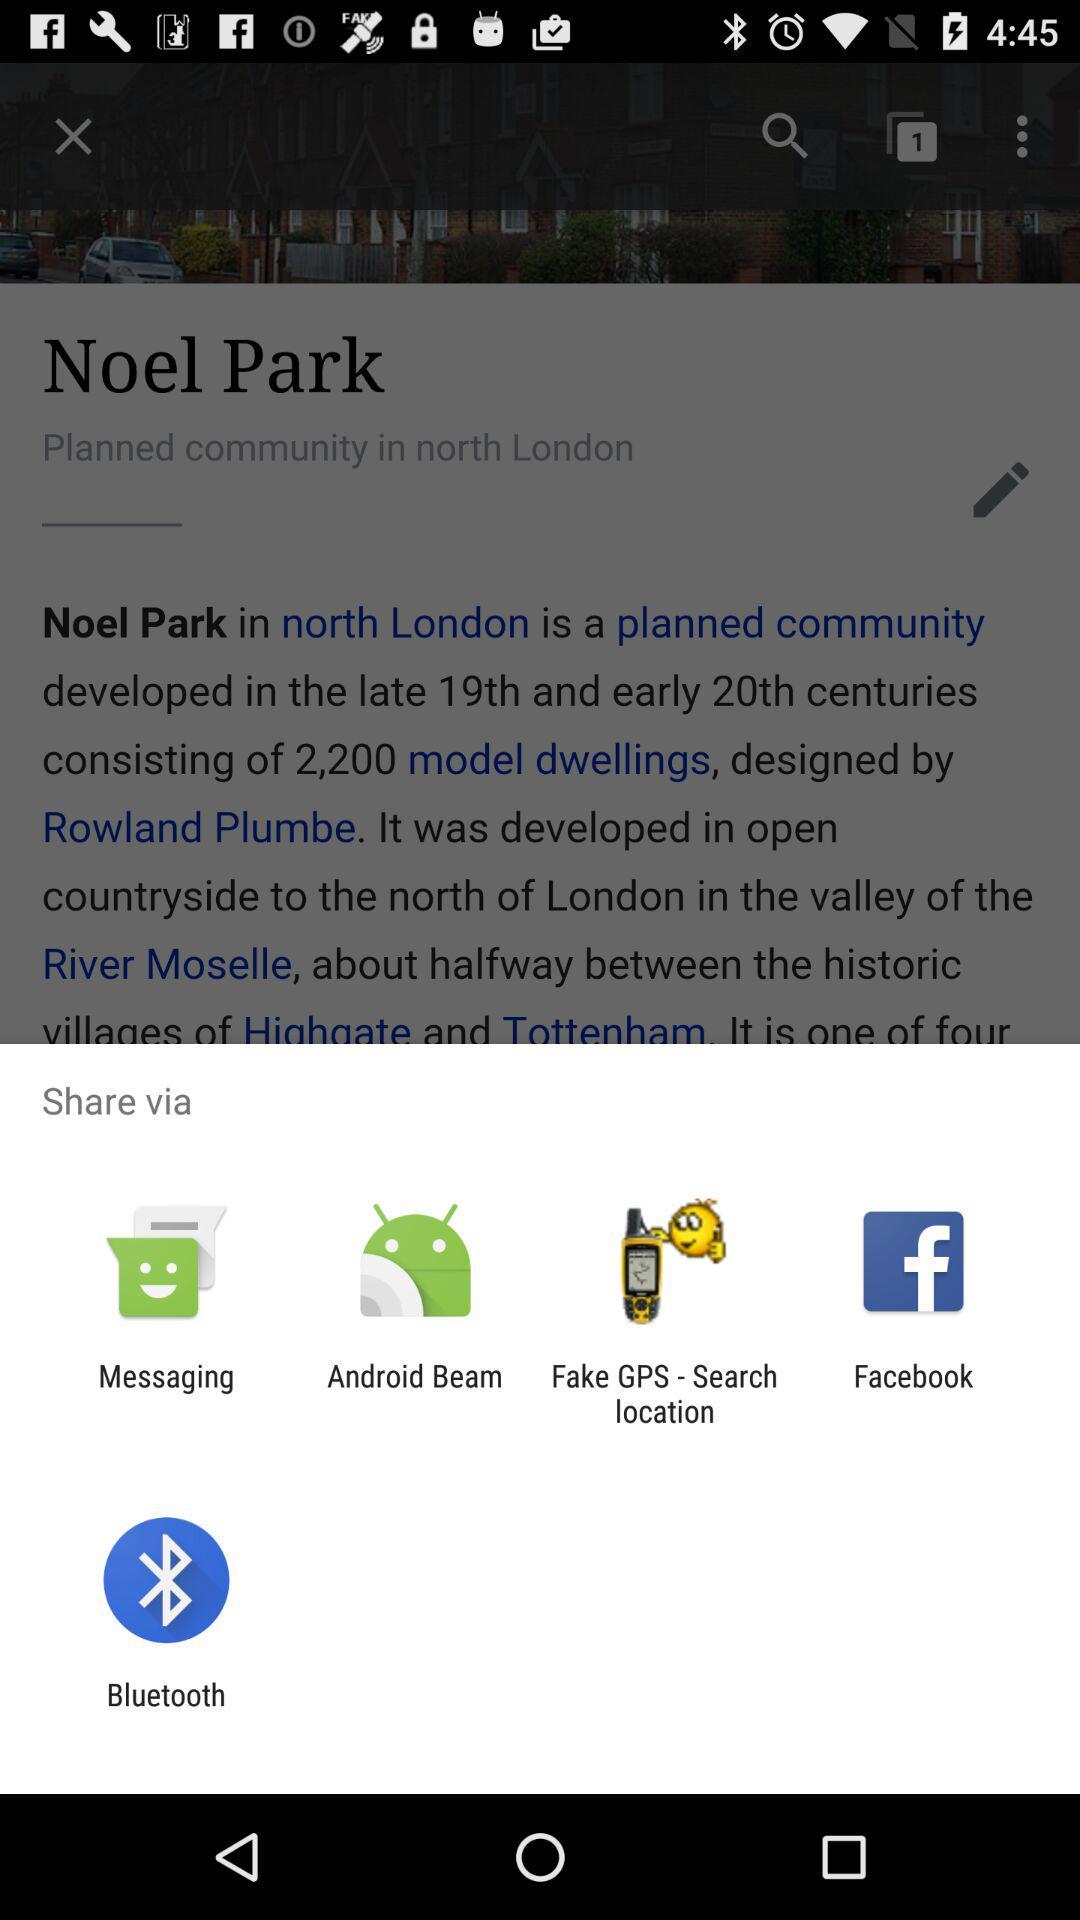 This screenshot has height=1920, width=1080. Describe the element at coordinates (913, 1392) in the screenshot. I see `the app next to the fake gps search` at that location.